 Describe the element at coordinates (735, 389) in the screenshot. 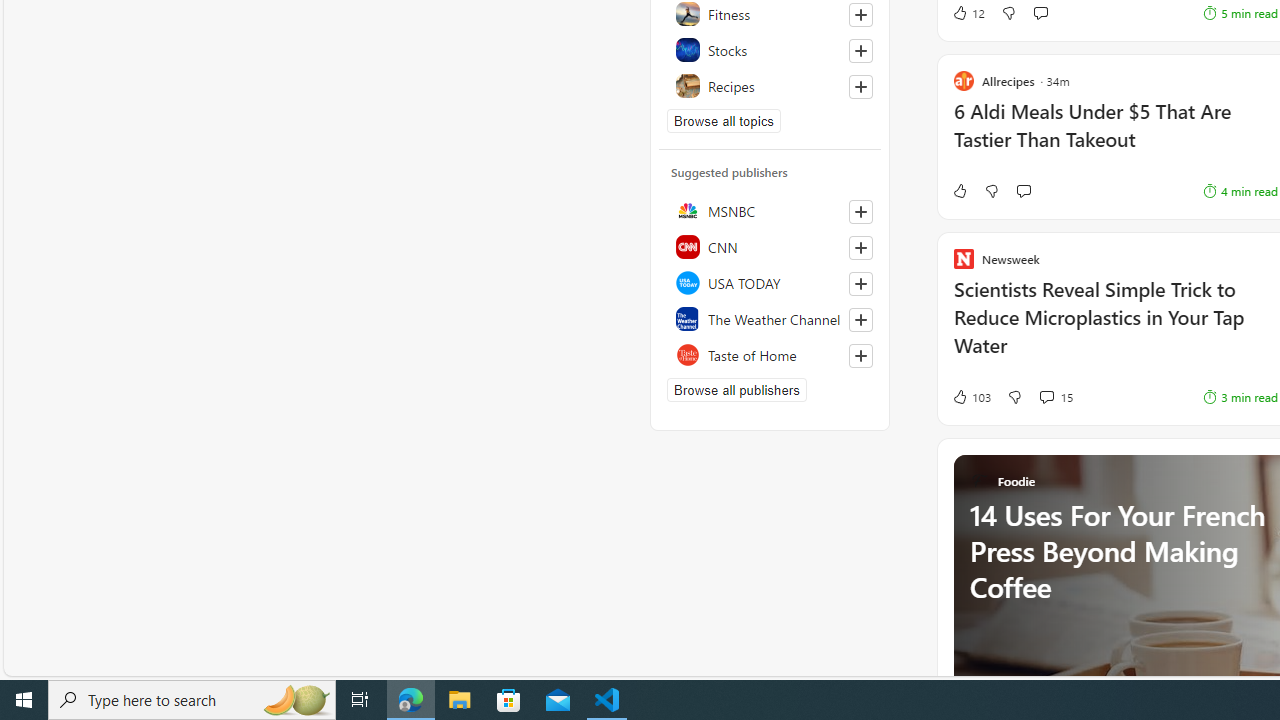

I see `'Browse all publishers'` at that location.